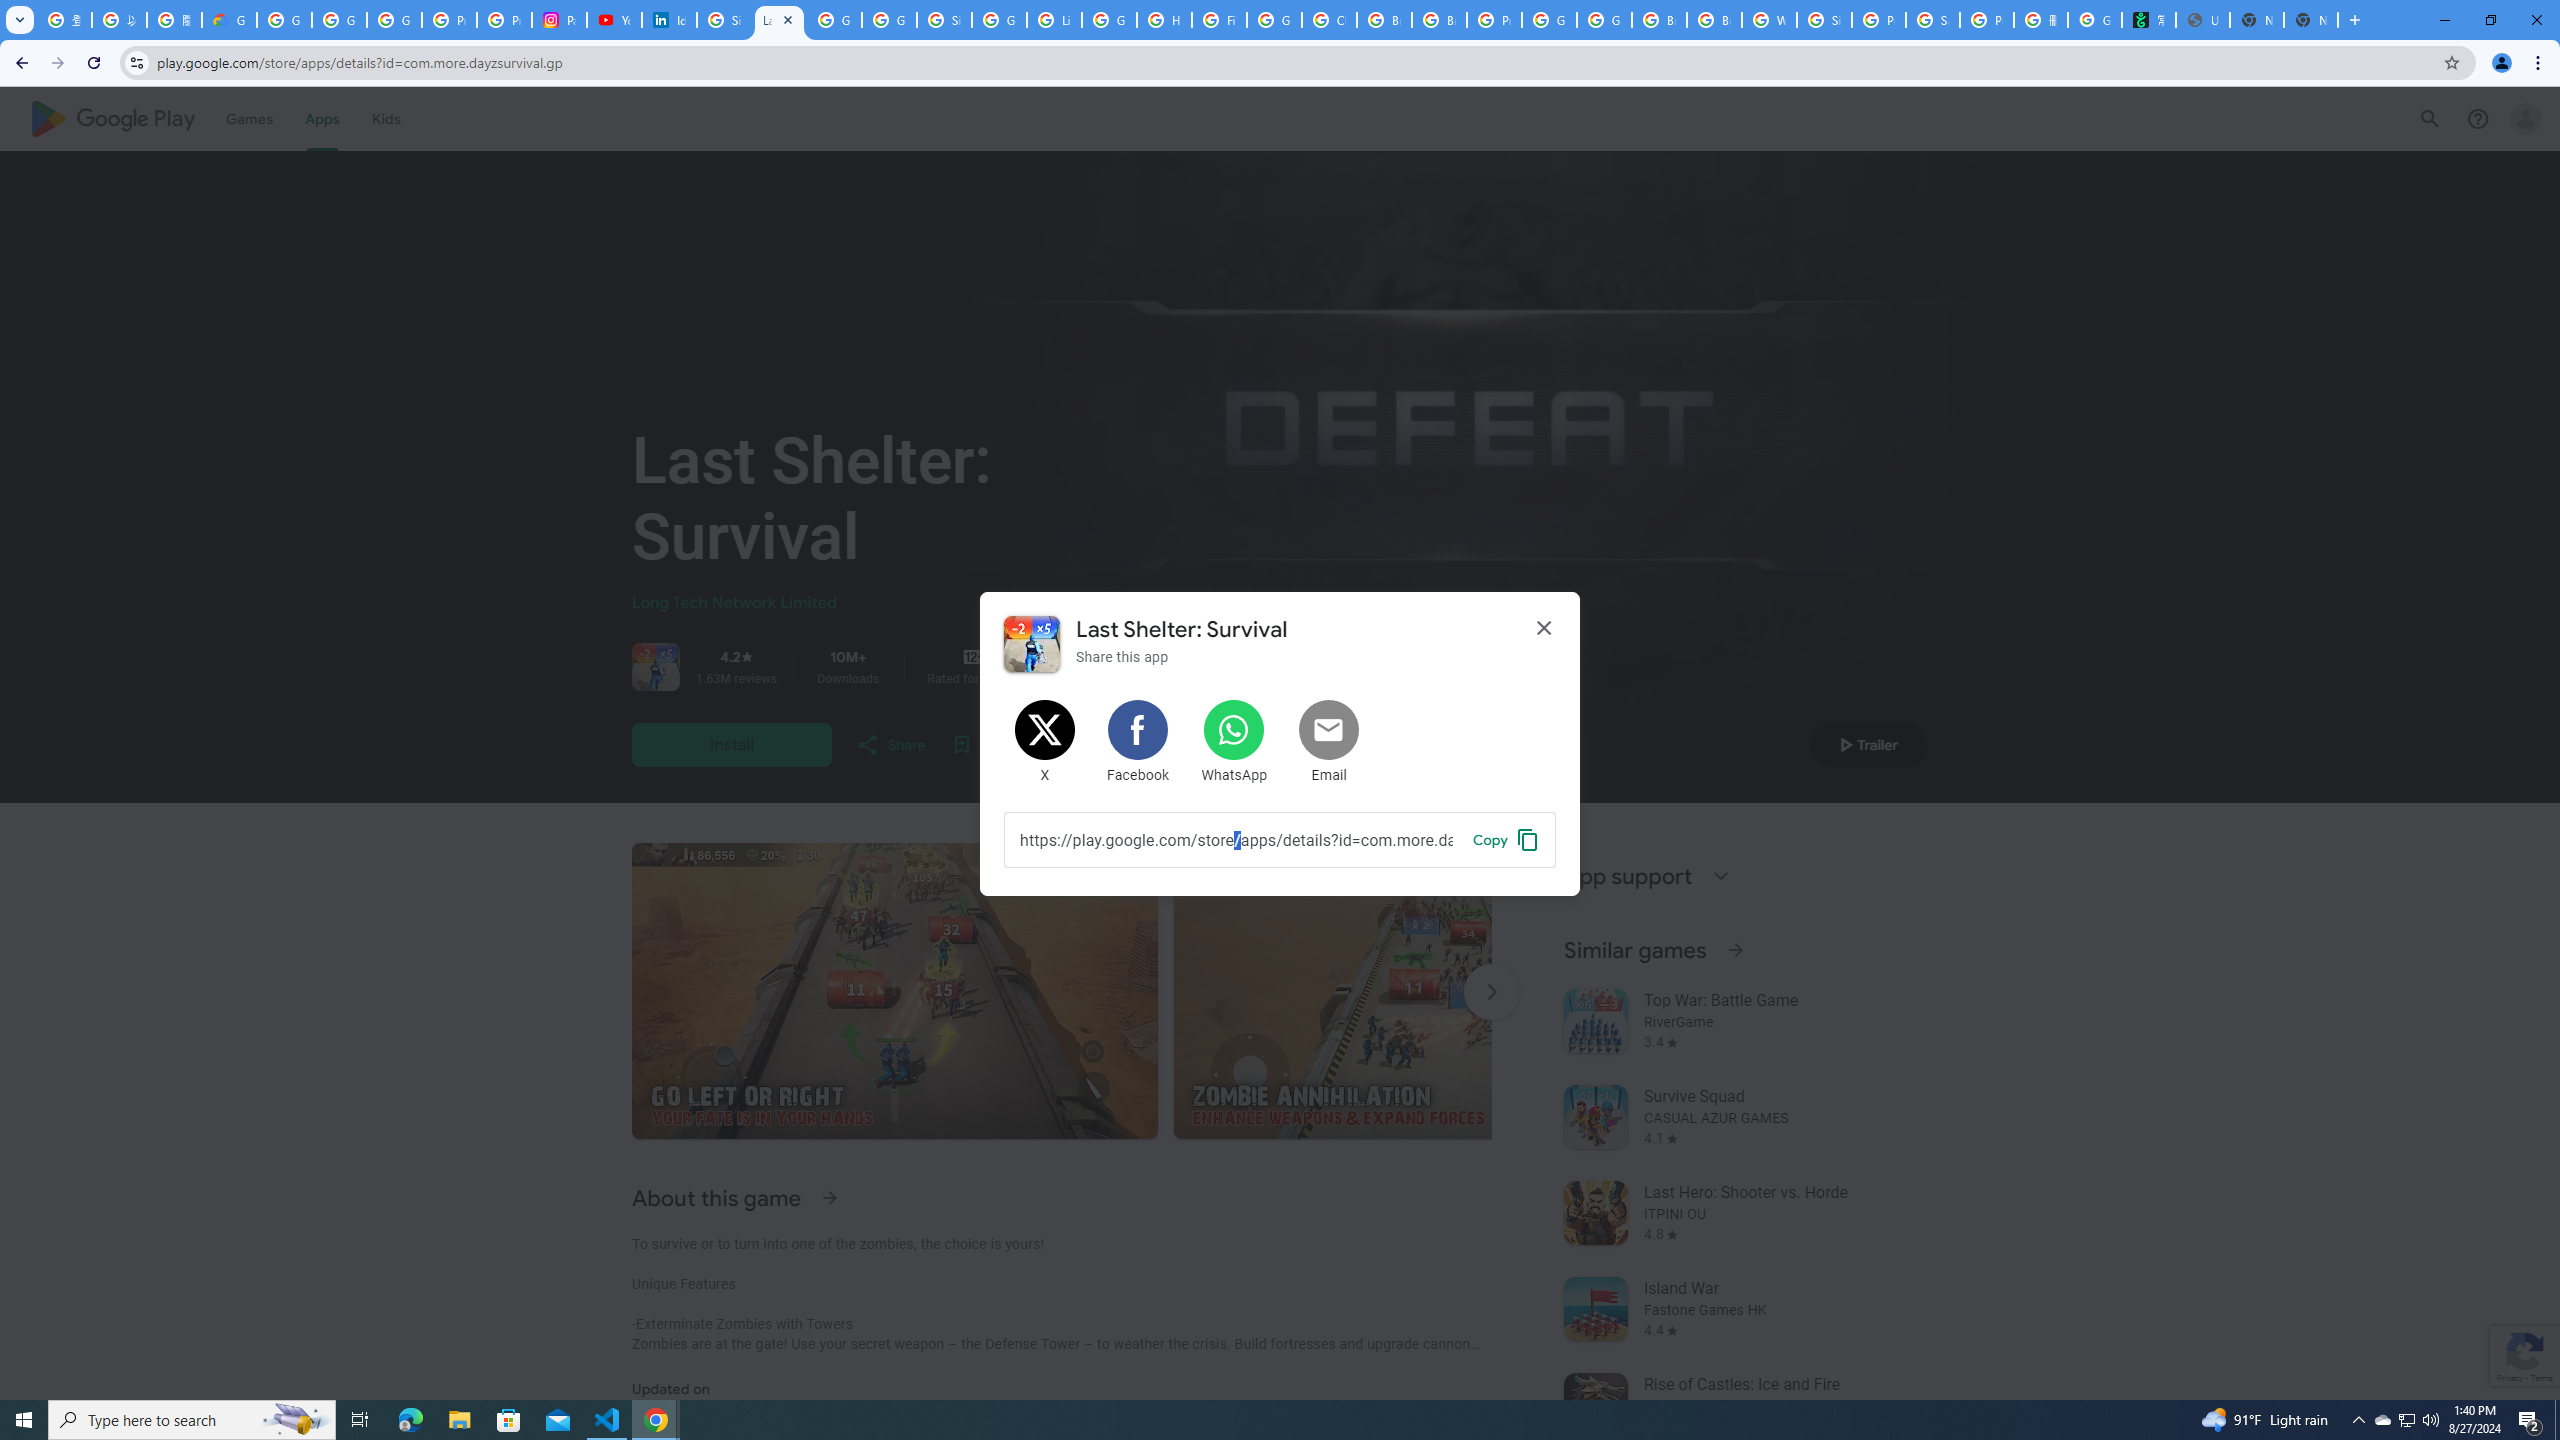 The image size is (2560, 1440). I want to click on 'Share by Email', so click(1328, 742).